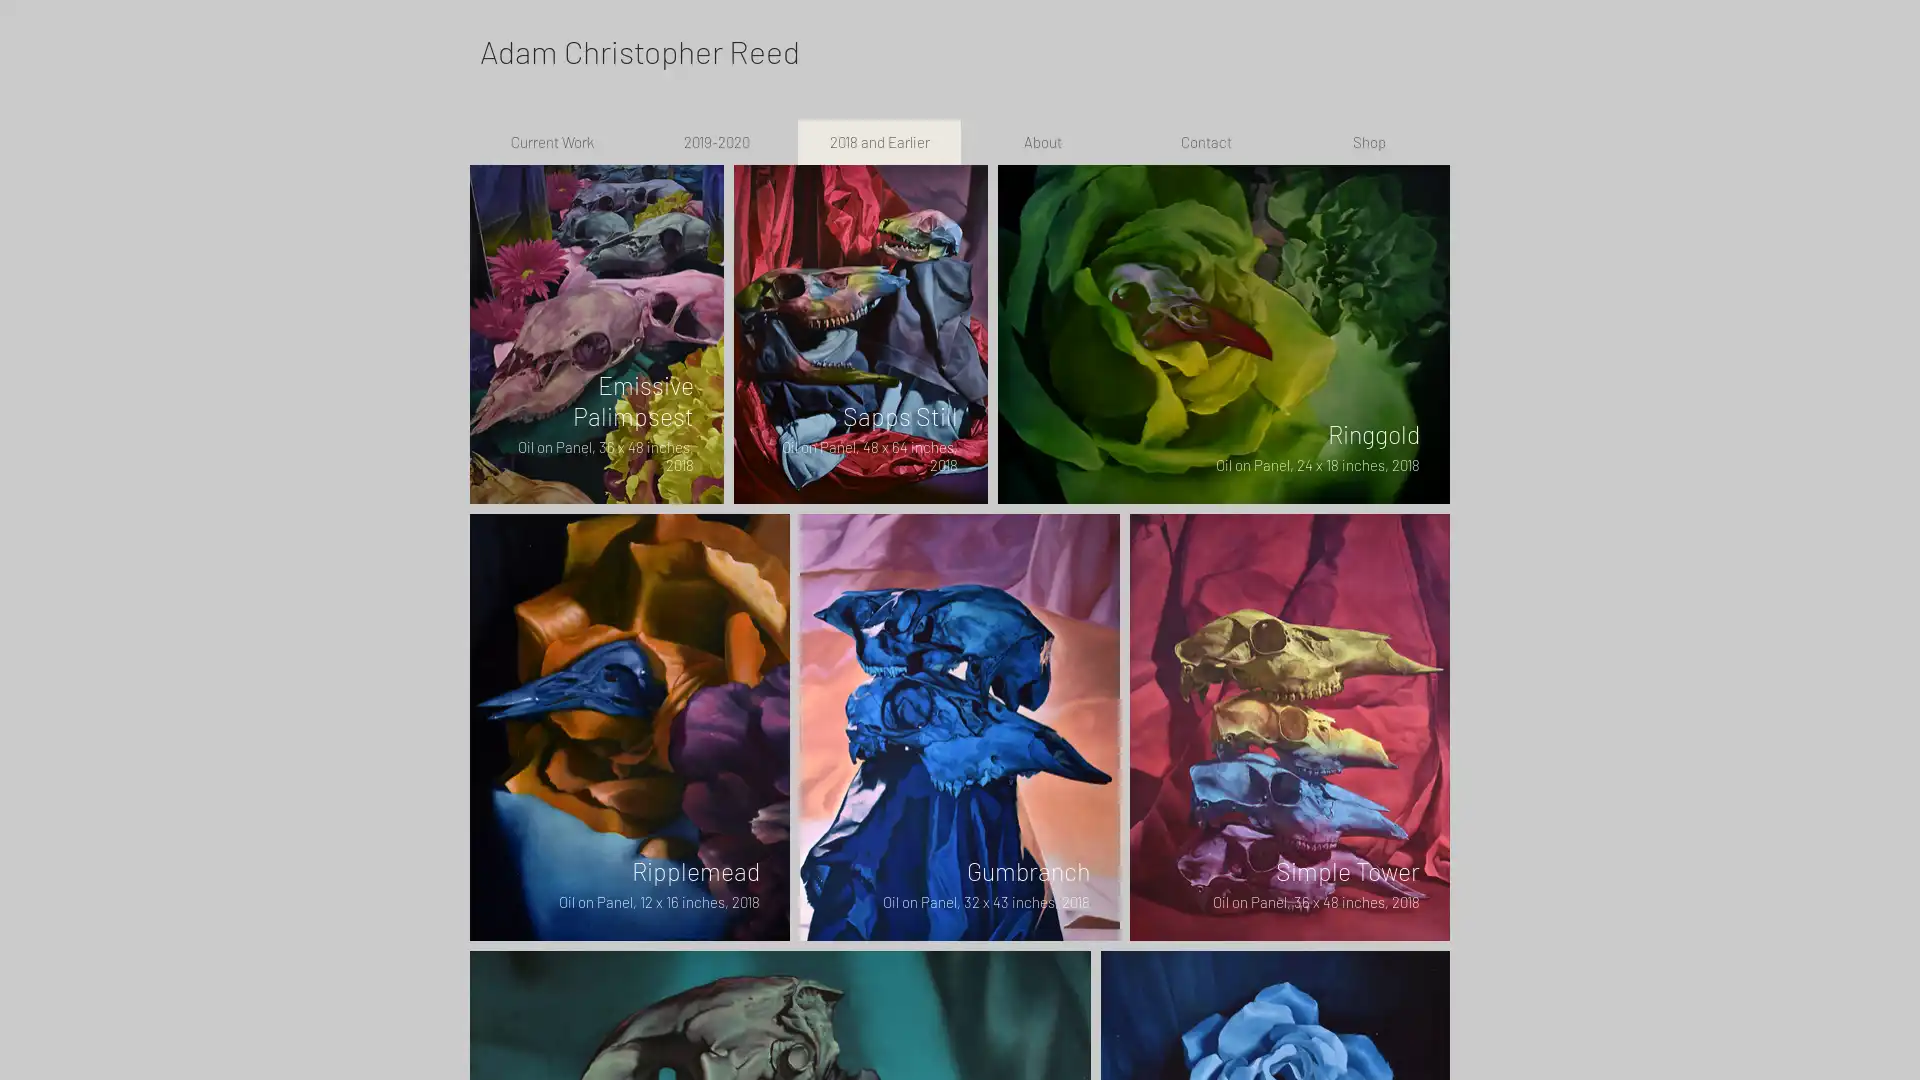 This screenshot has height=1080, width=1920. Describe the element at coordinates (960, 726) in the screenshot. I see `Gumbranch` at that location.